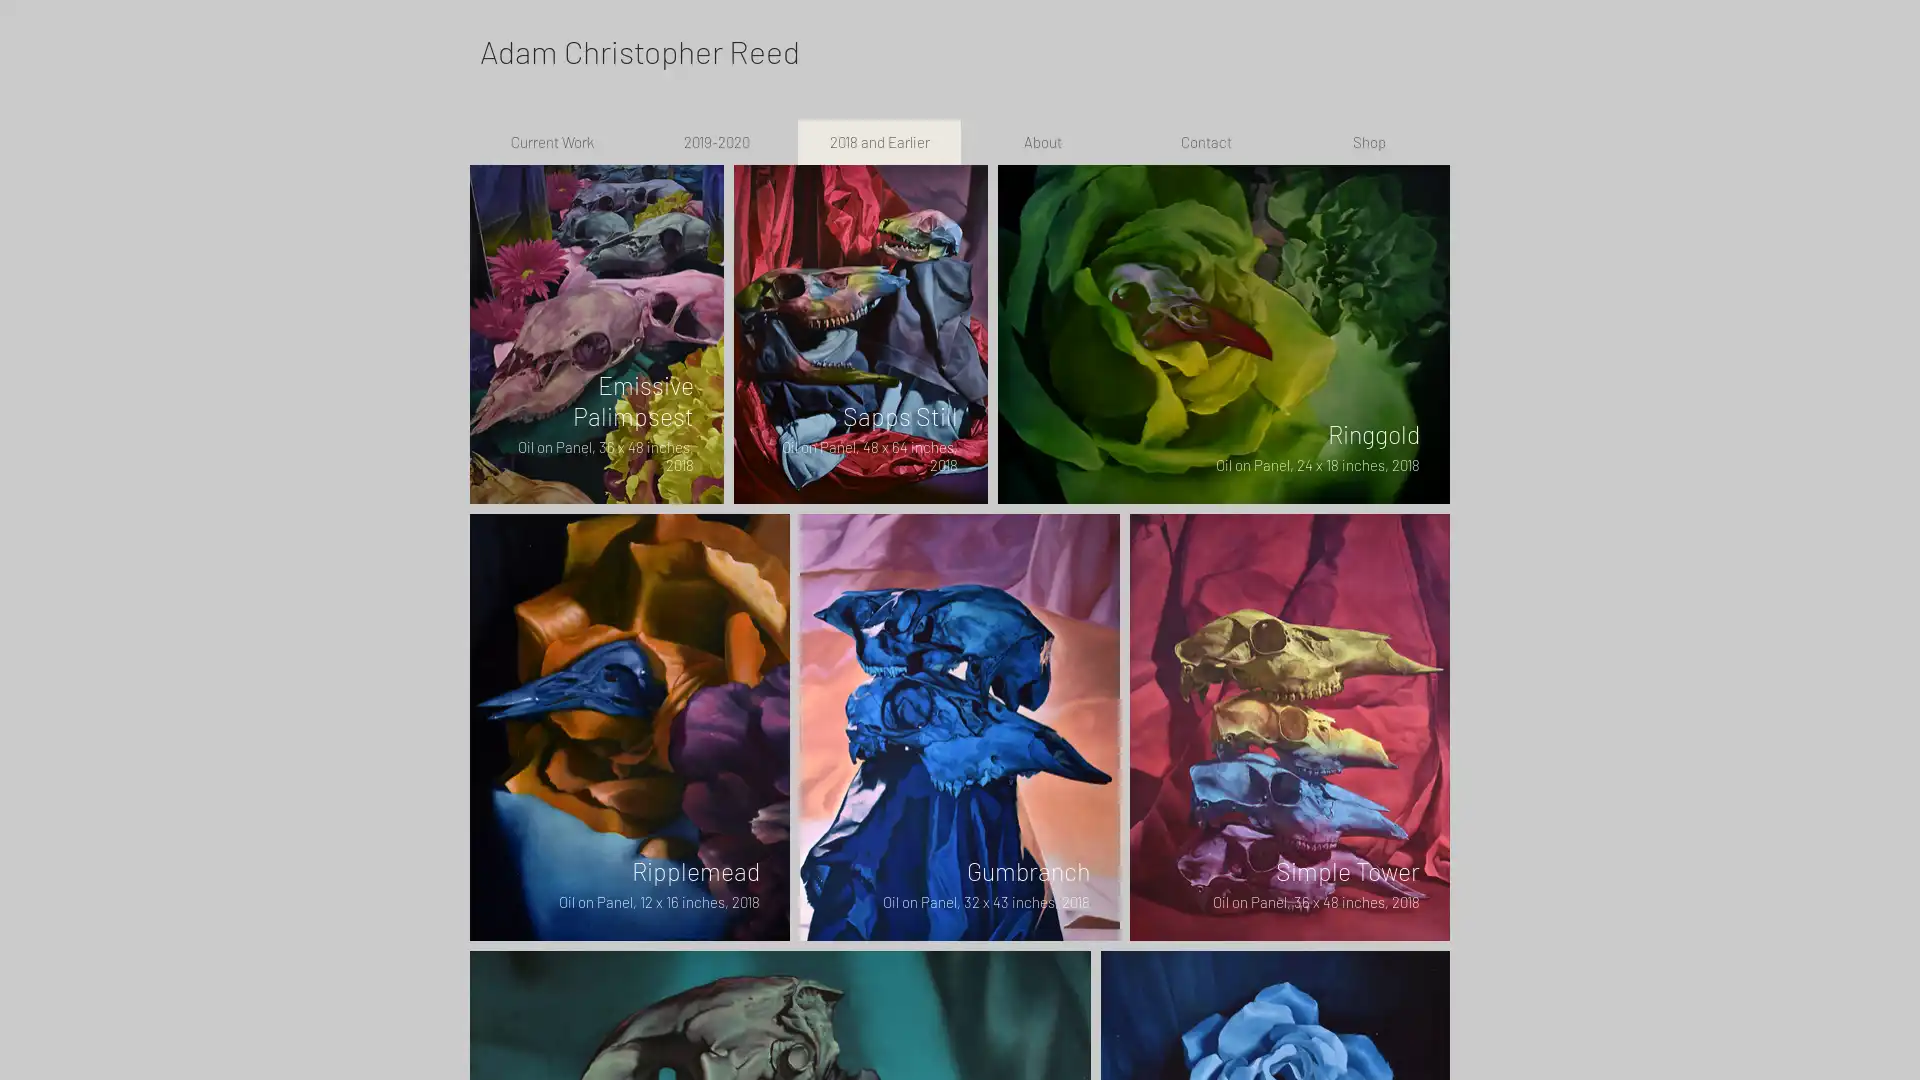 This screenshot has height=1080, width=1920. Describe the element at coordinates (960, 726) in the screenshot. I see `Gumbranch` at that location.